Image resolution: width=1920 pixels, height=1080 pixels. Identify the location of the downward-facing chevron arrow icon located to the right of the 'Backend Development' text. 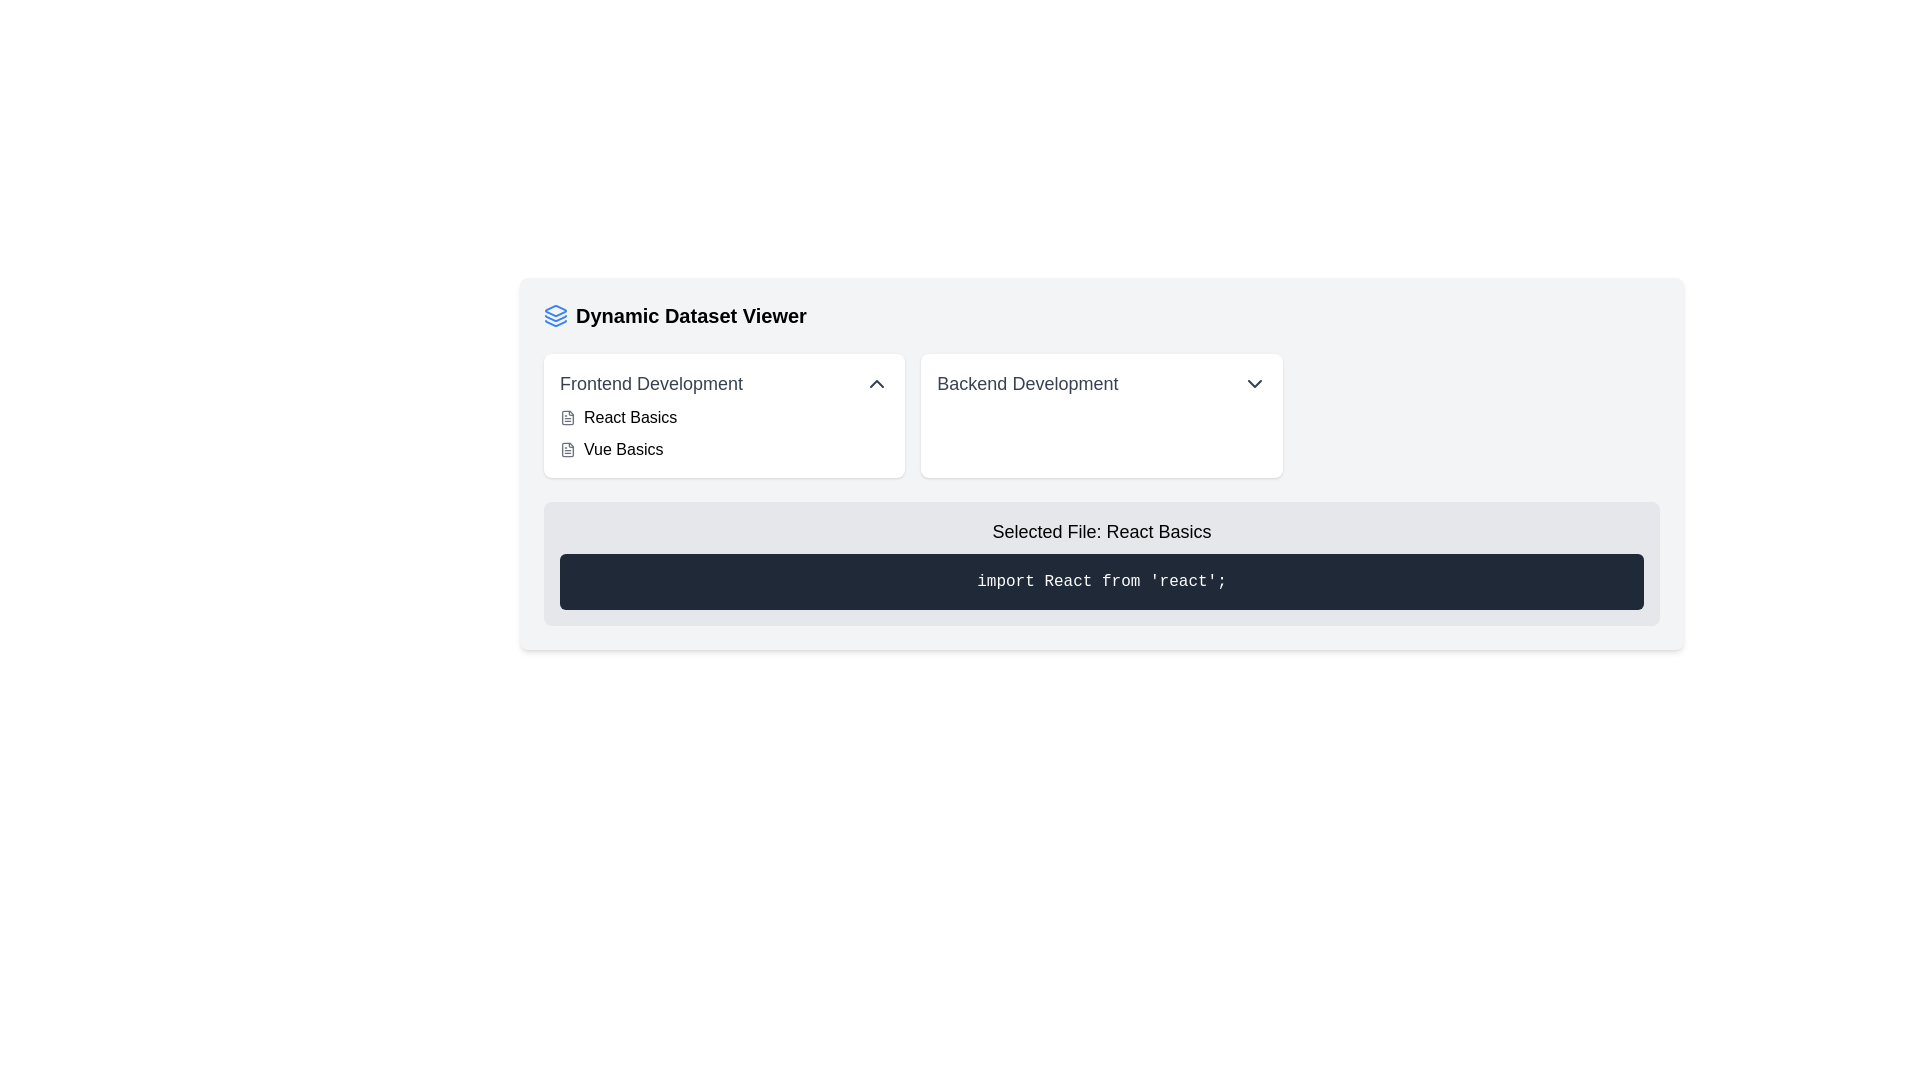
(1253, 384).